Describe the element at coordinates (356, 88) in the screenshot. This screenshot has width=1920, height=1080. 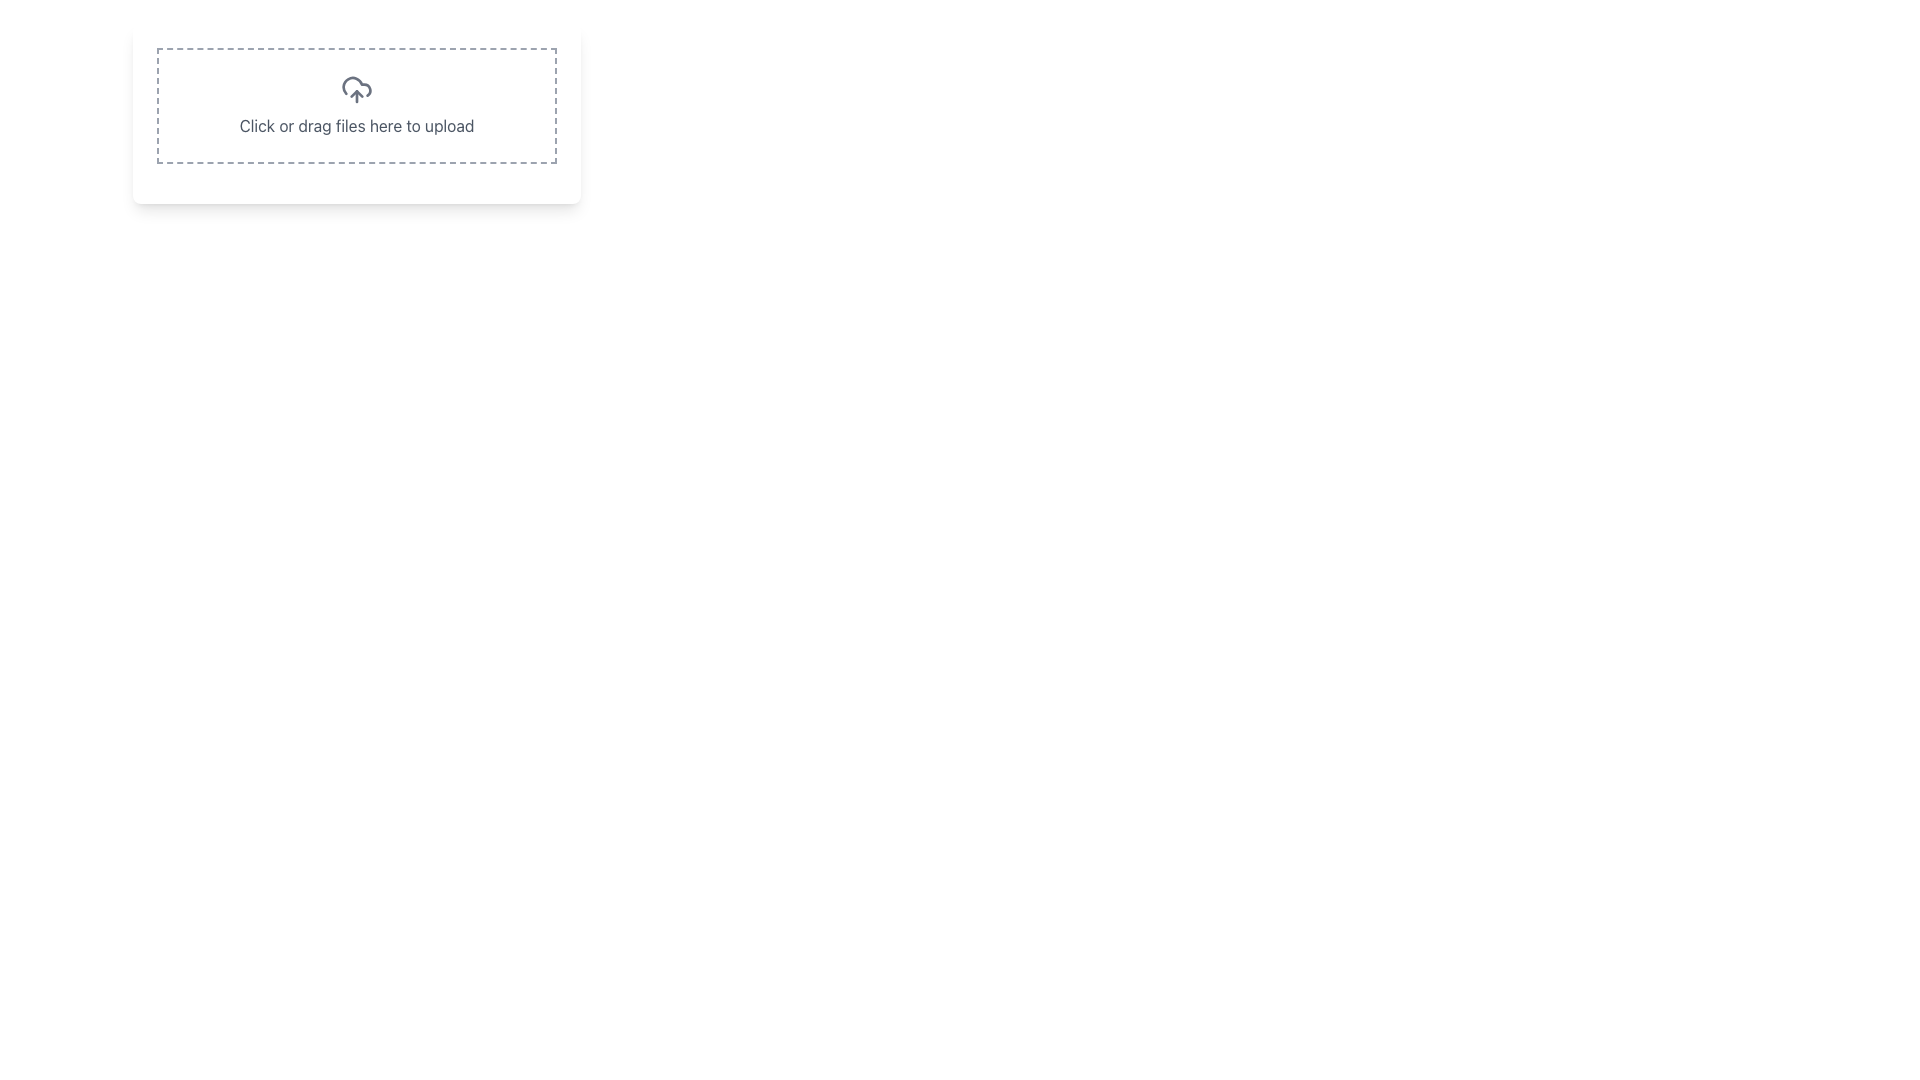
I see `the upload icon, which symbolizes the file upload functionality, located above the text 'Click or drag files here to upload'` at that location.